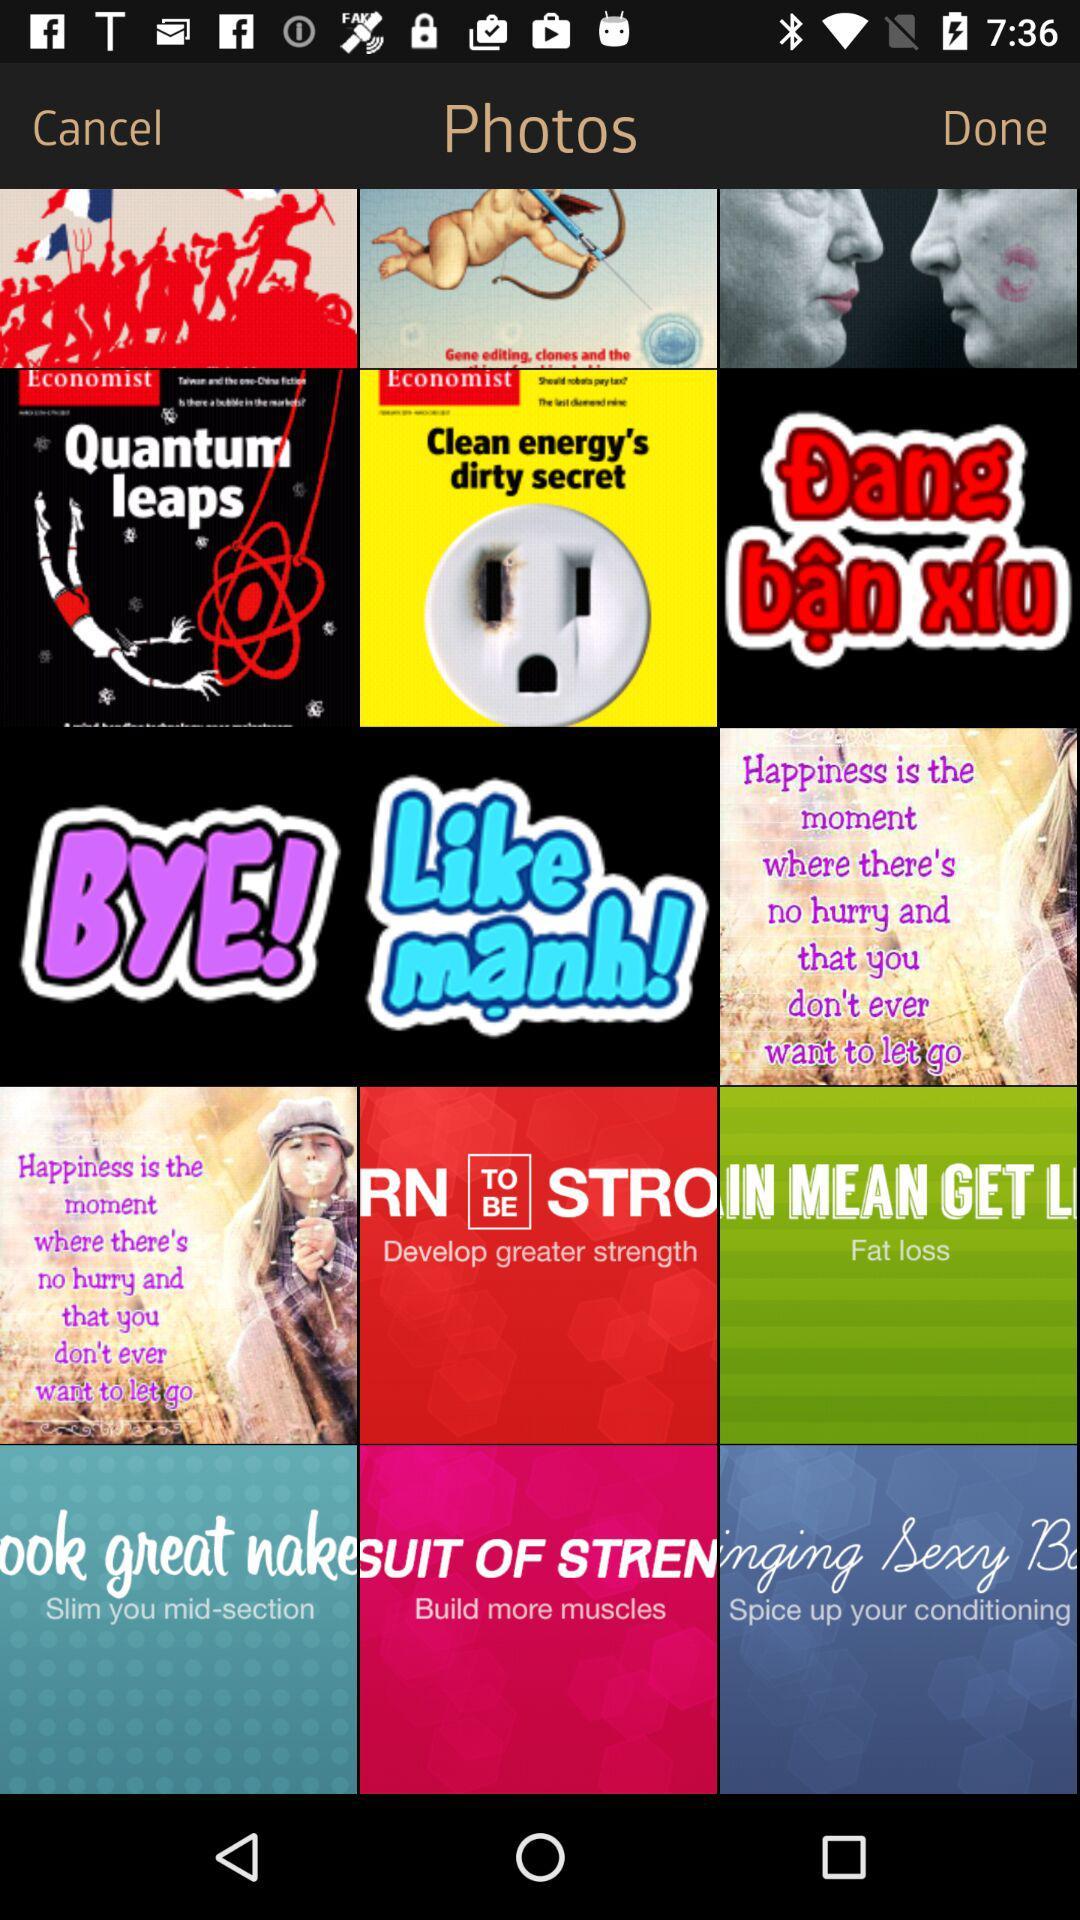 The width and height of the screenshot is (1080, 1920). What do you see at coordinates (80, 124) in the screenshot?
I see `cancel item` at bounding box center [80, 124].